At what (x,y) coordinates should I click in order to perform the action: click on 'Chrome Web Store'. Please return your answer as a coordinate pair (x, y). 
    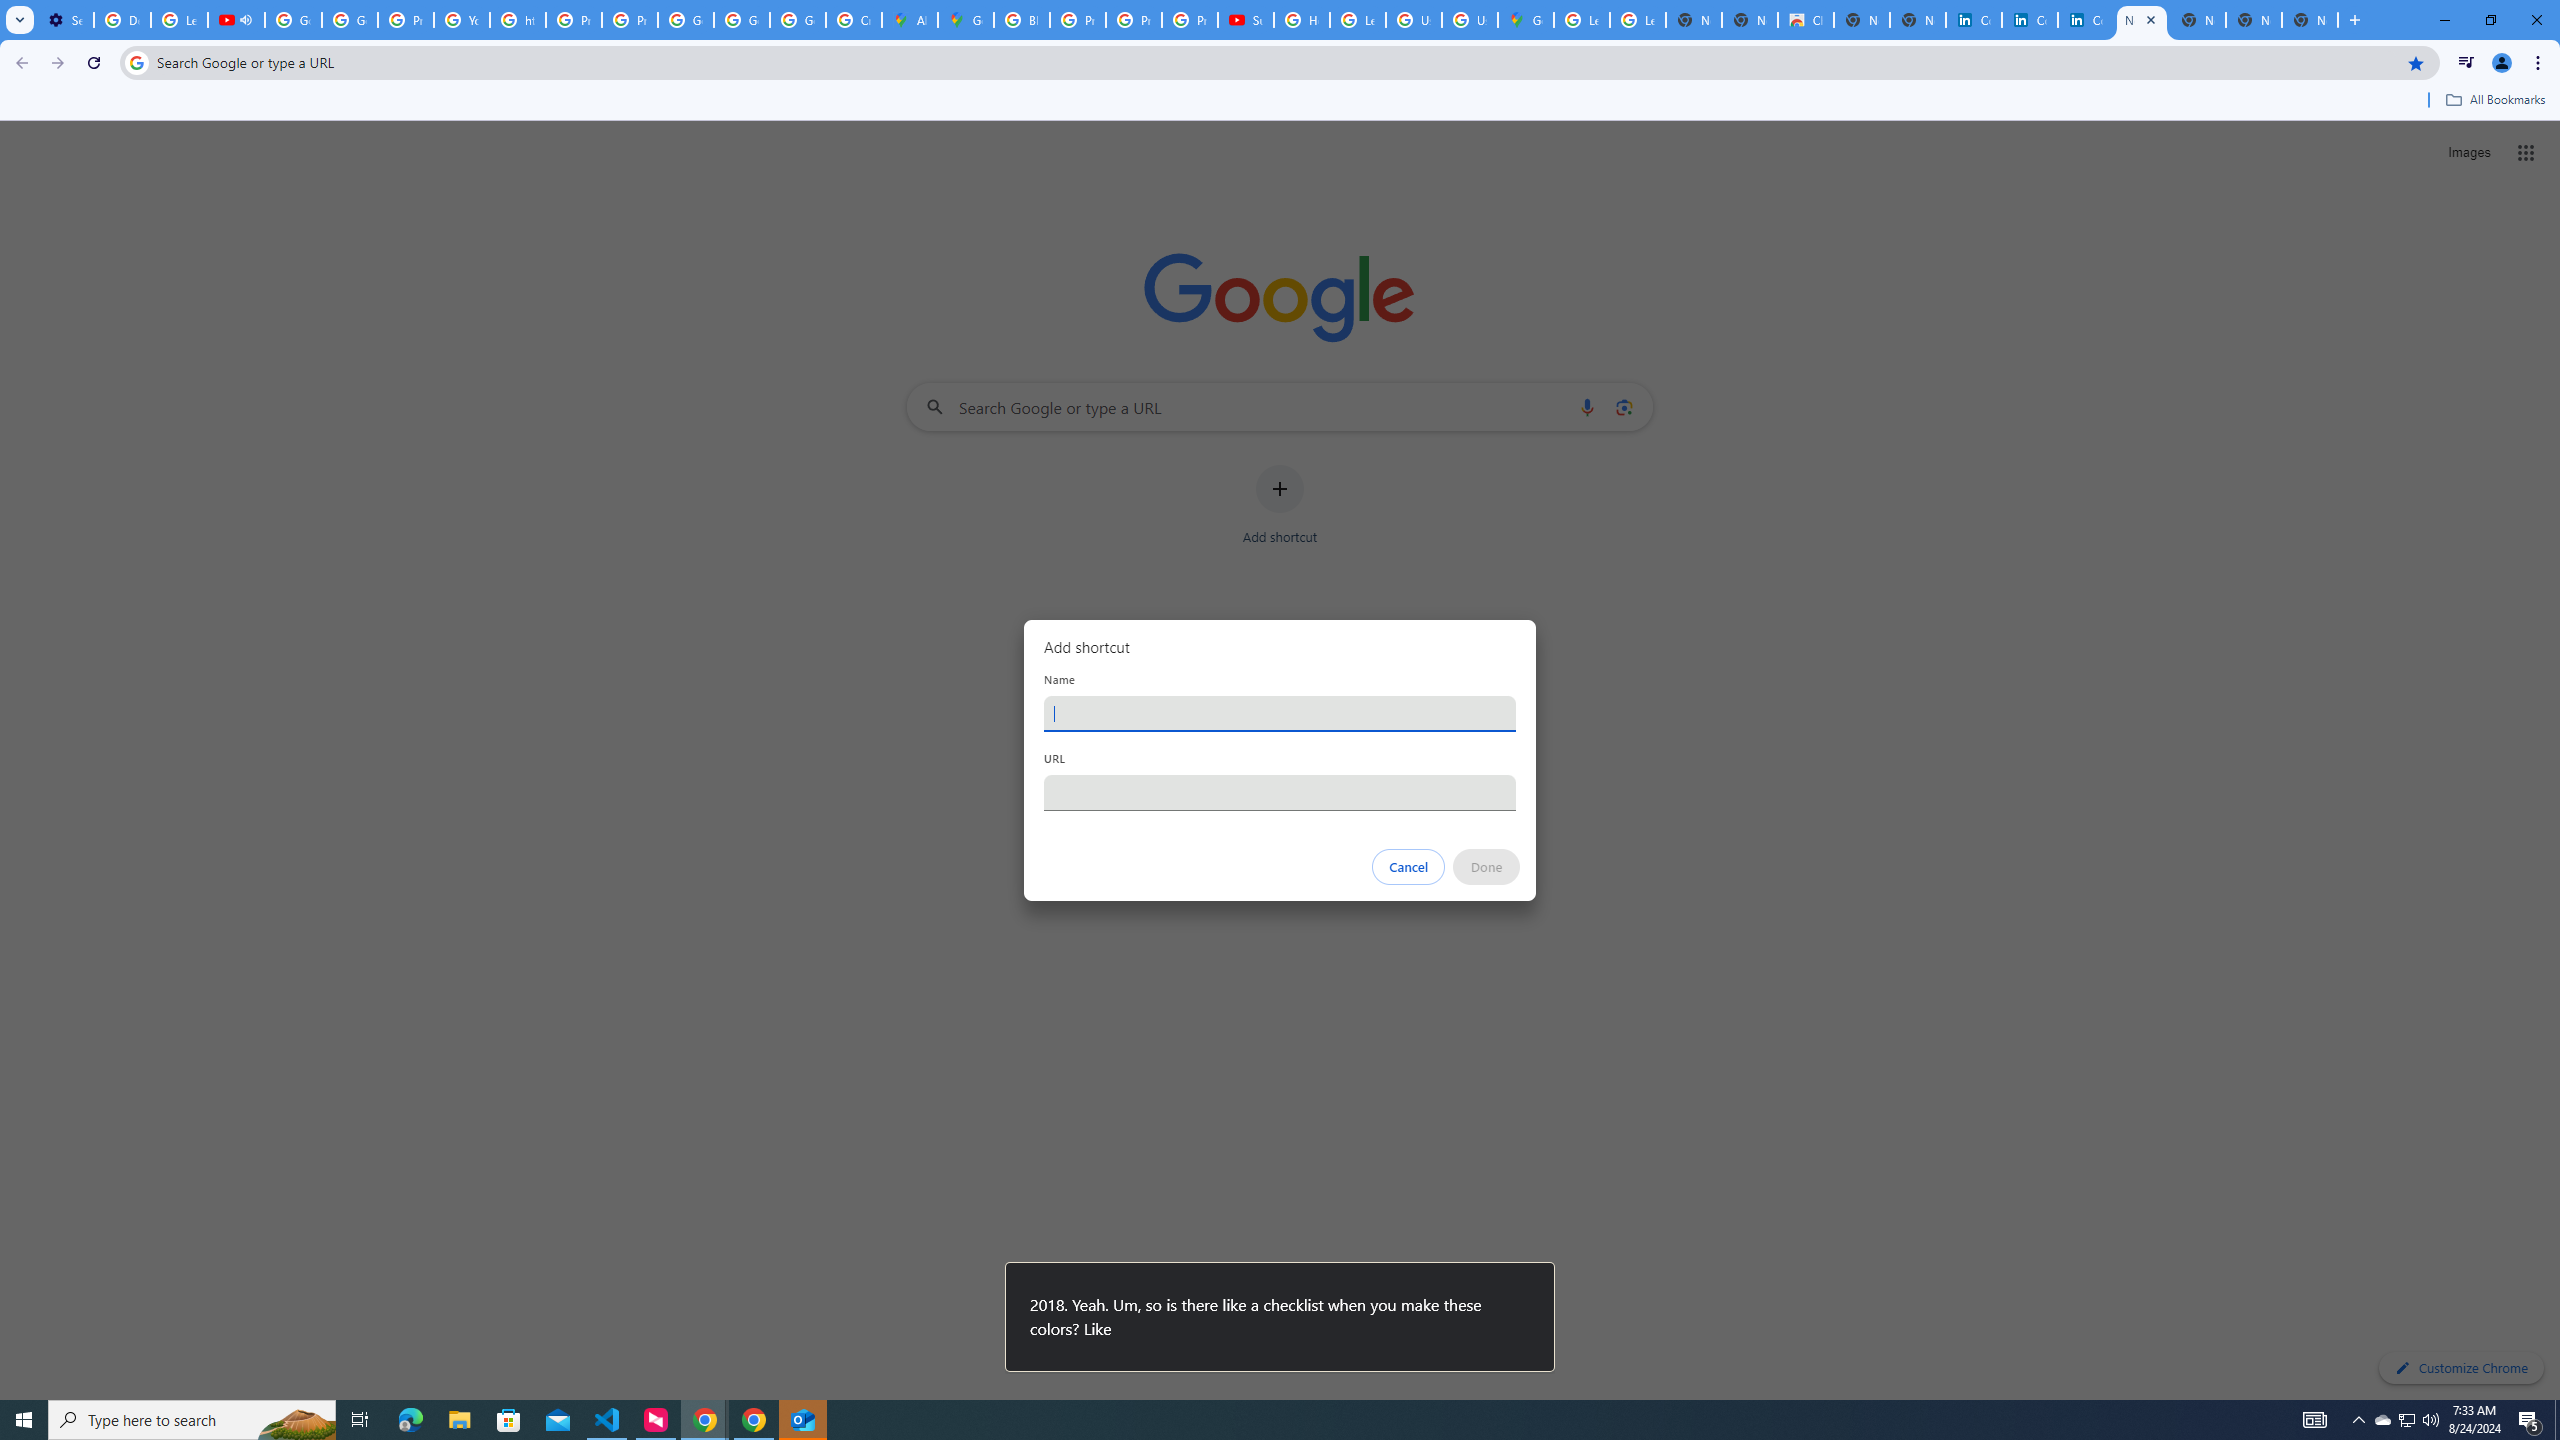
    Looking at the image, I should click on (1805, 19).